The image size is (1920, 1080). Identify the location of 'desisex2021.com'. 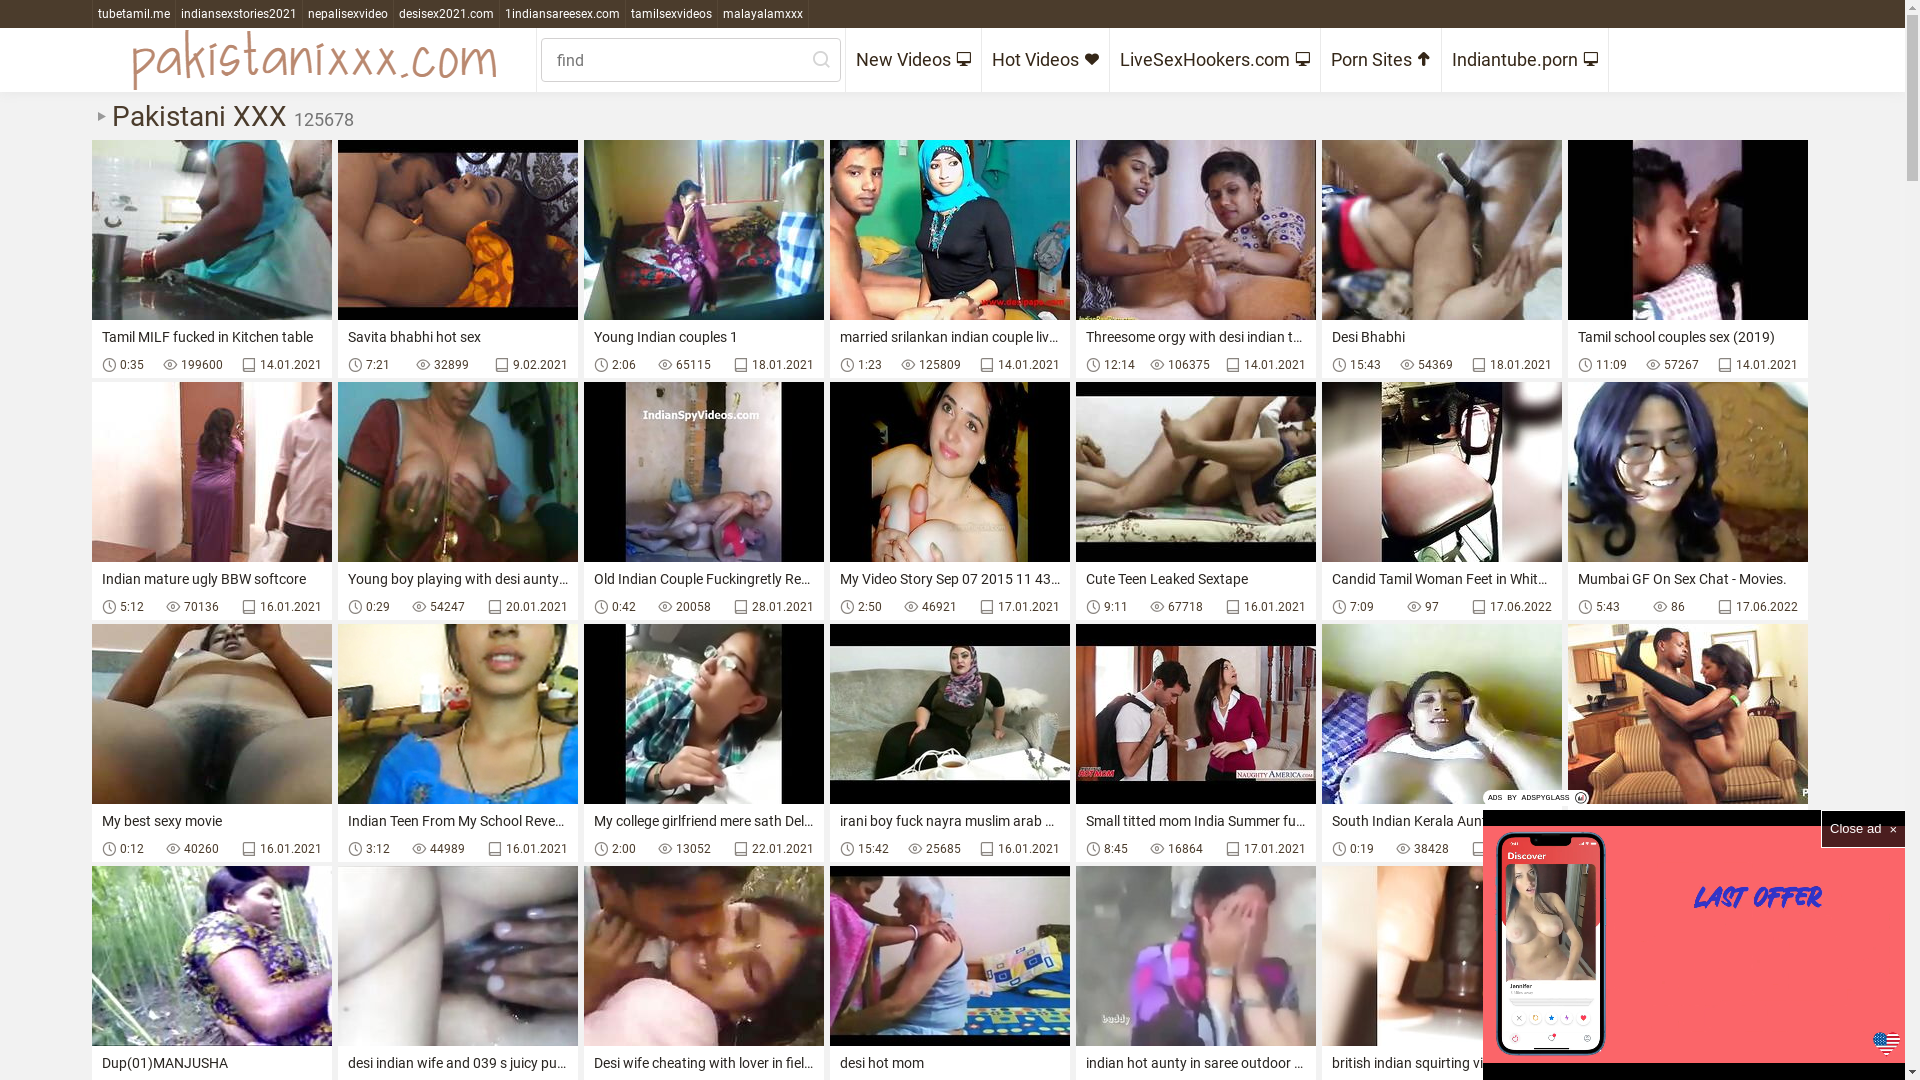
(445, 14).